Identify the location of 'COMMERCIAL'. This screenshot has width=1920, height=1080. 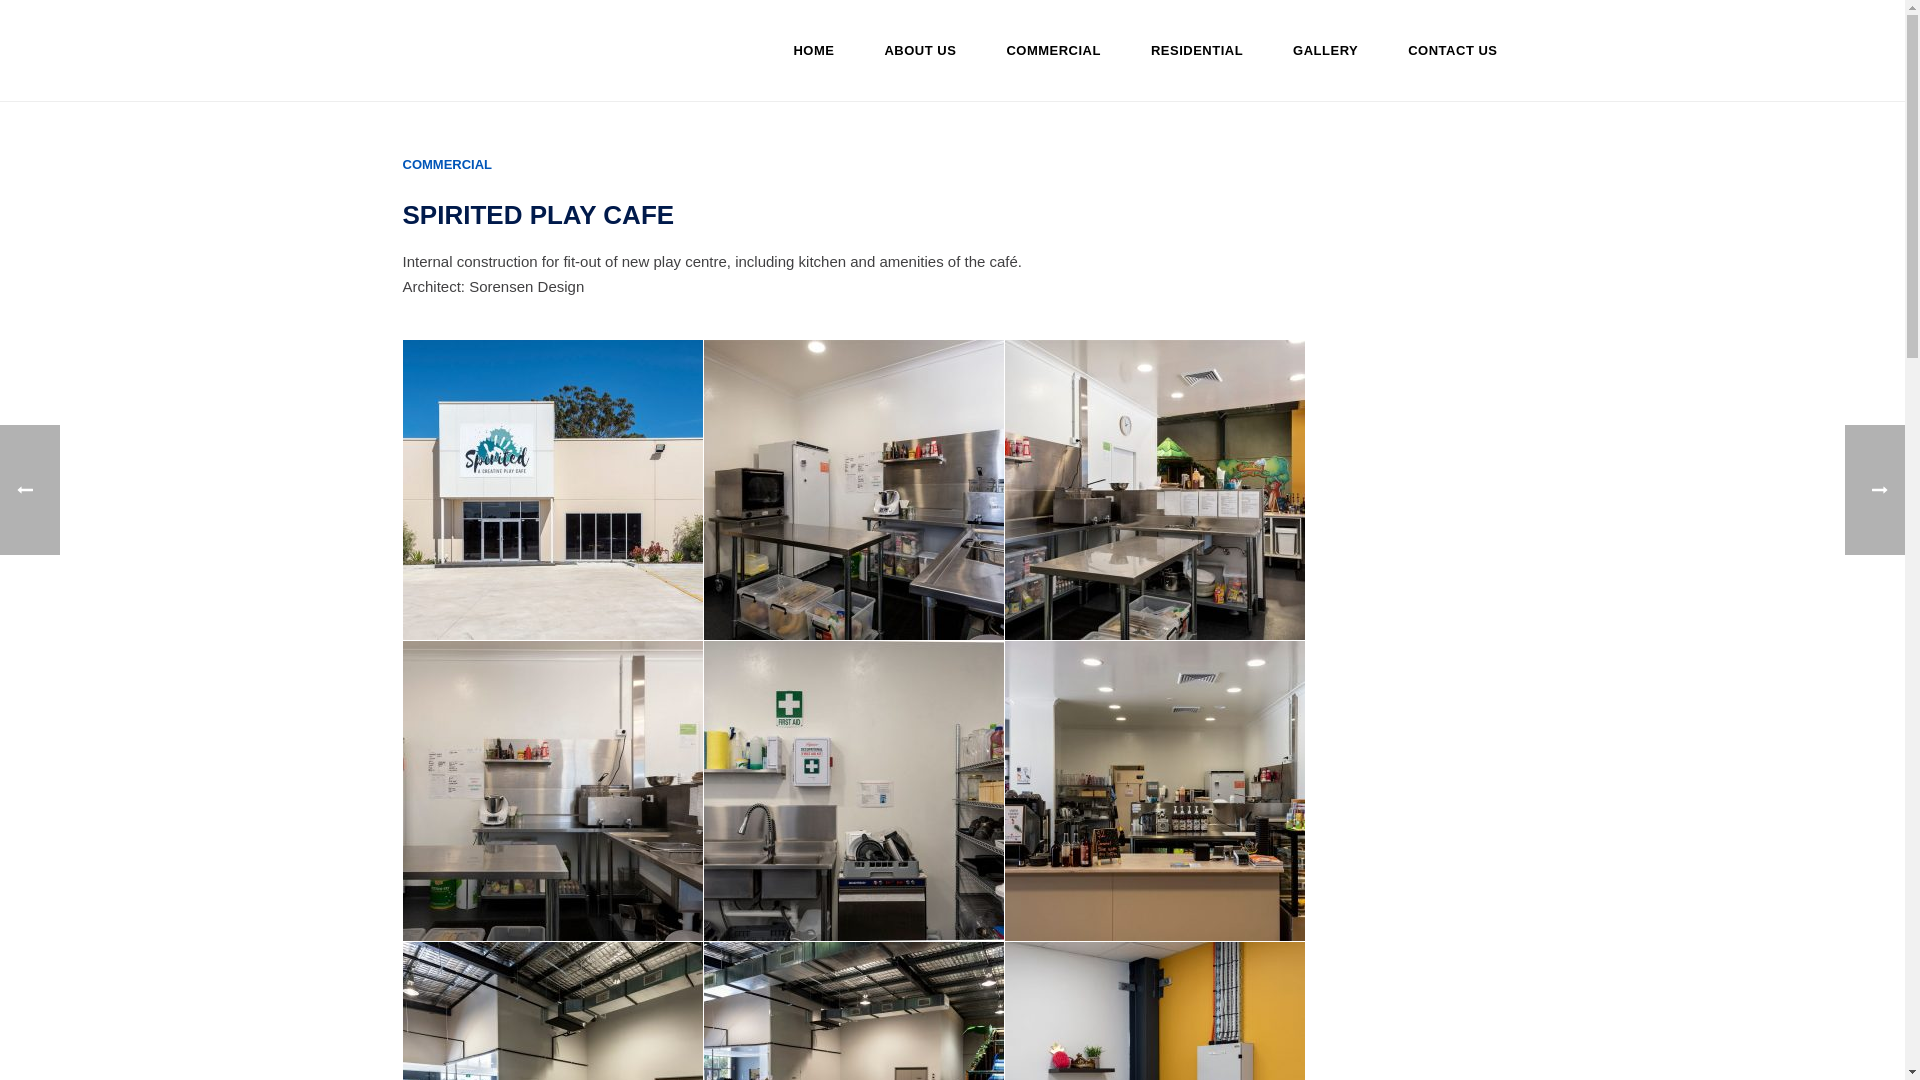
(1052, 49).